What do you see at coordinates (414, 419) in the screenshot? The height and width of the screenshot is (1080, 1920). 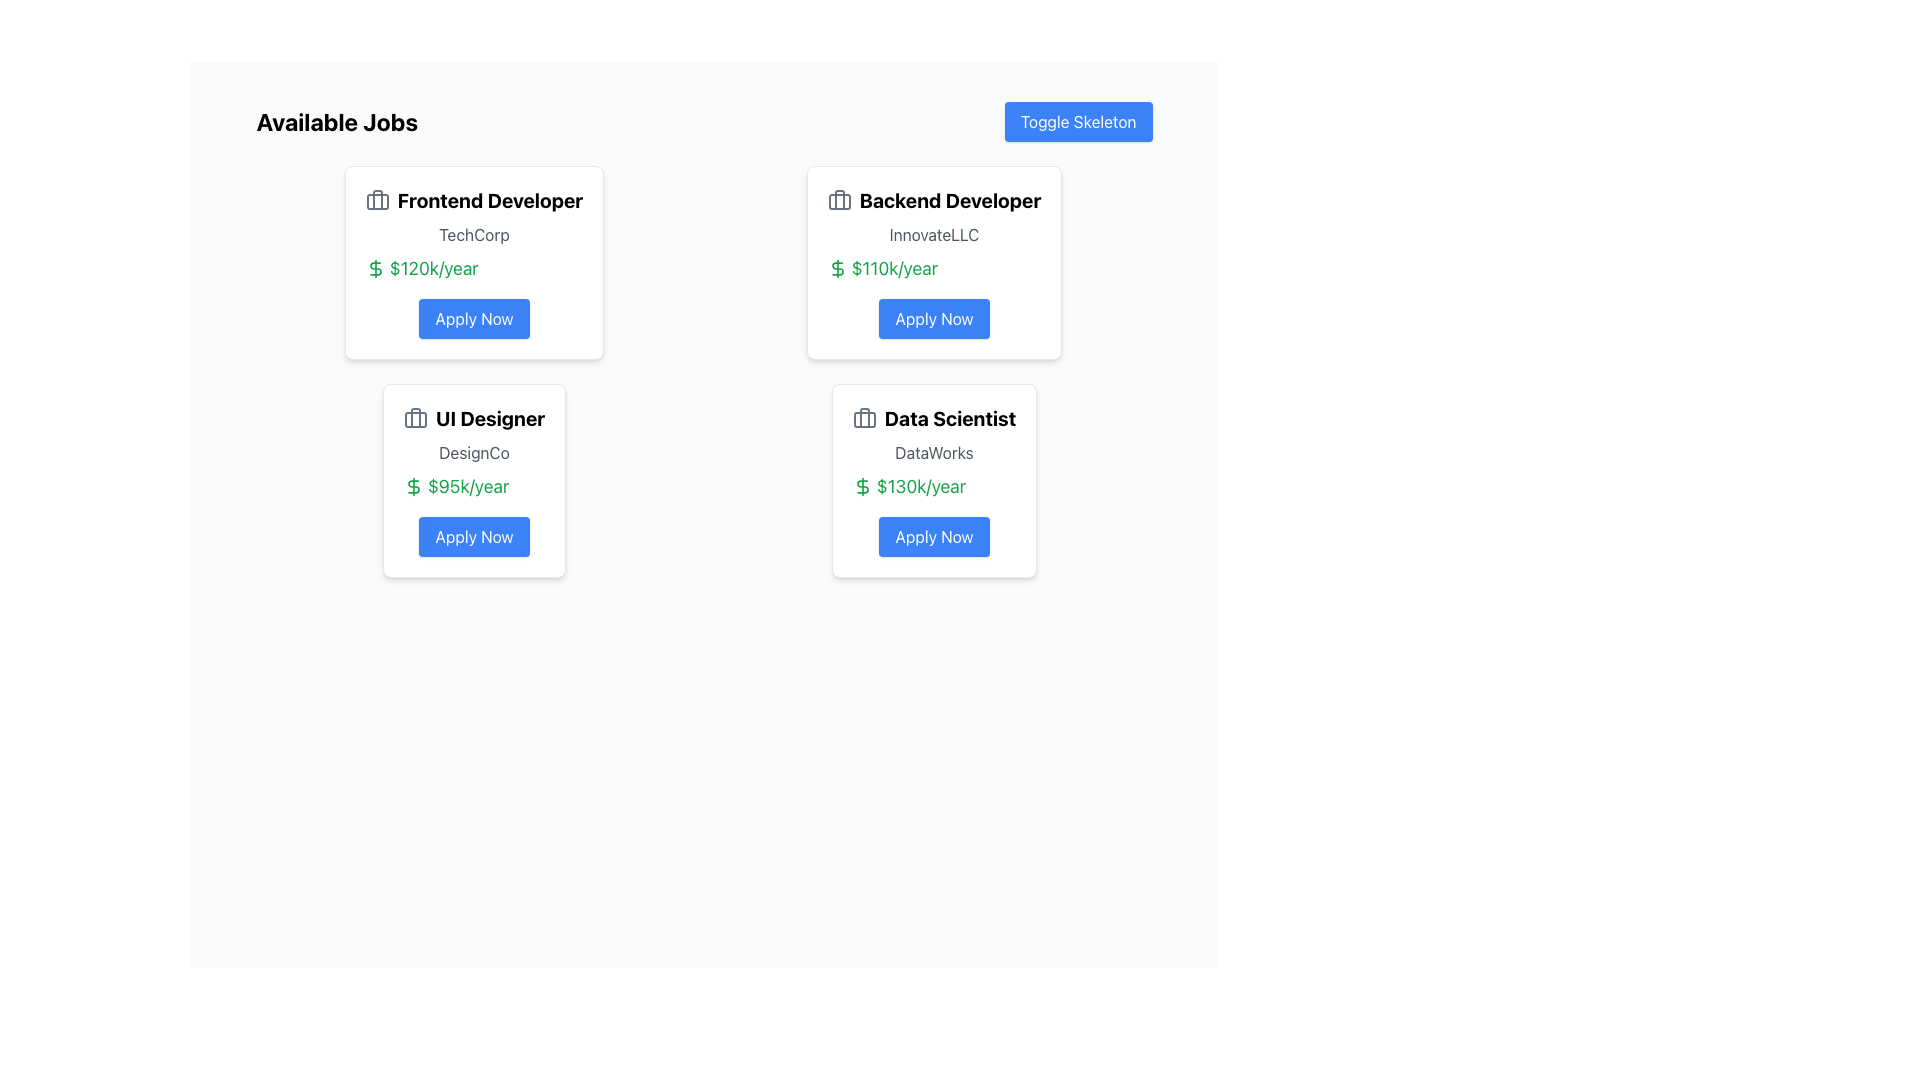 I see `the body of the briefcase icon within the second job tile labeled 'UI Designer' in the overview of available jobs` at bounding box center [414, 419].